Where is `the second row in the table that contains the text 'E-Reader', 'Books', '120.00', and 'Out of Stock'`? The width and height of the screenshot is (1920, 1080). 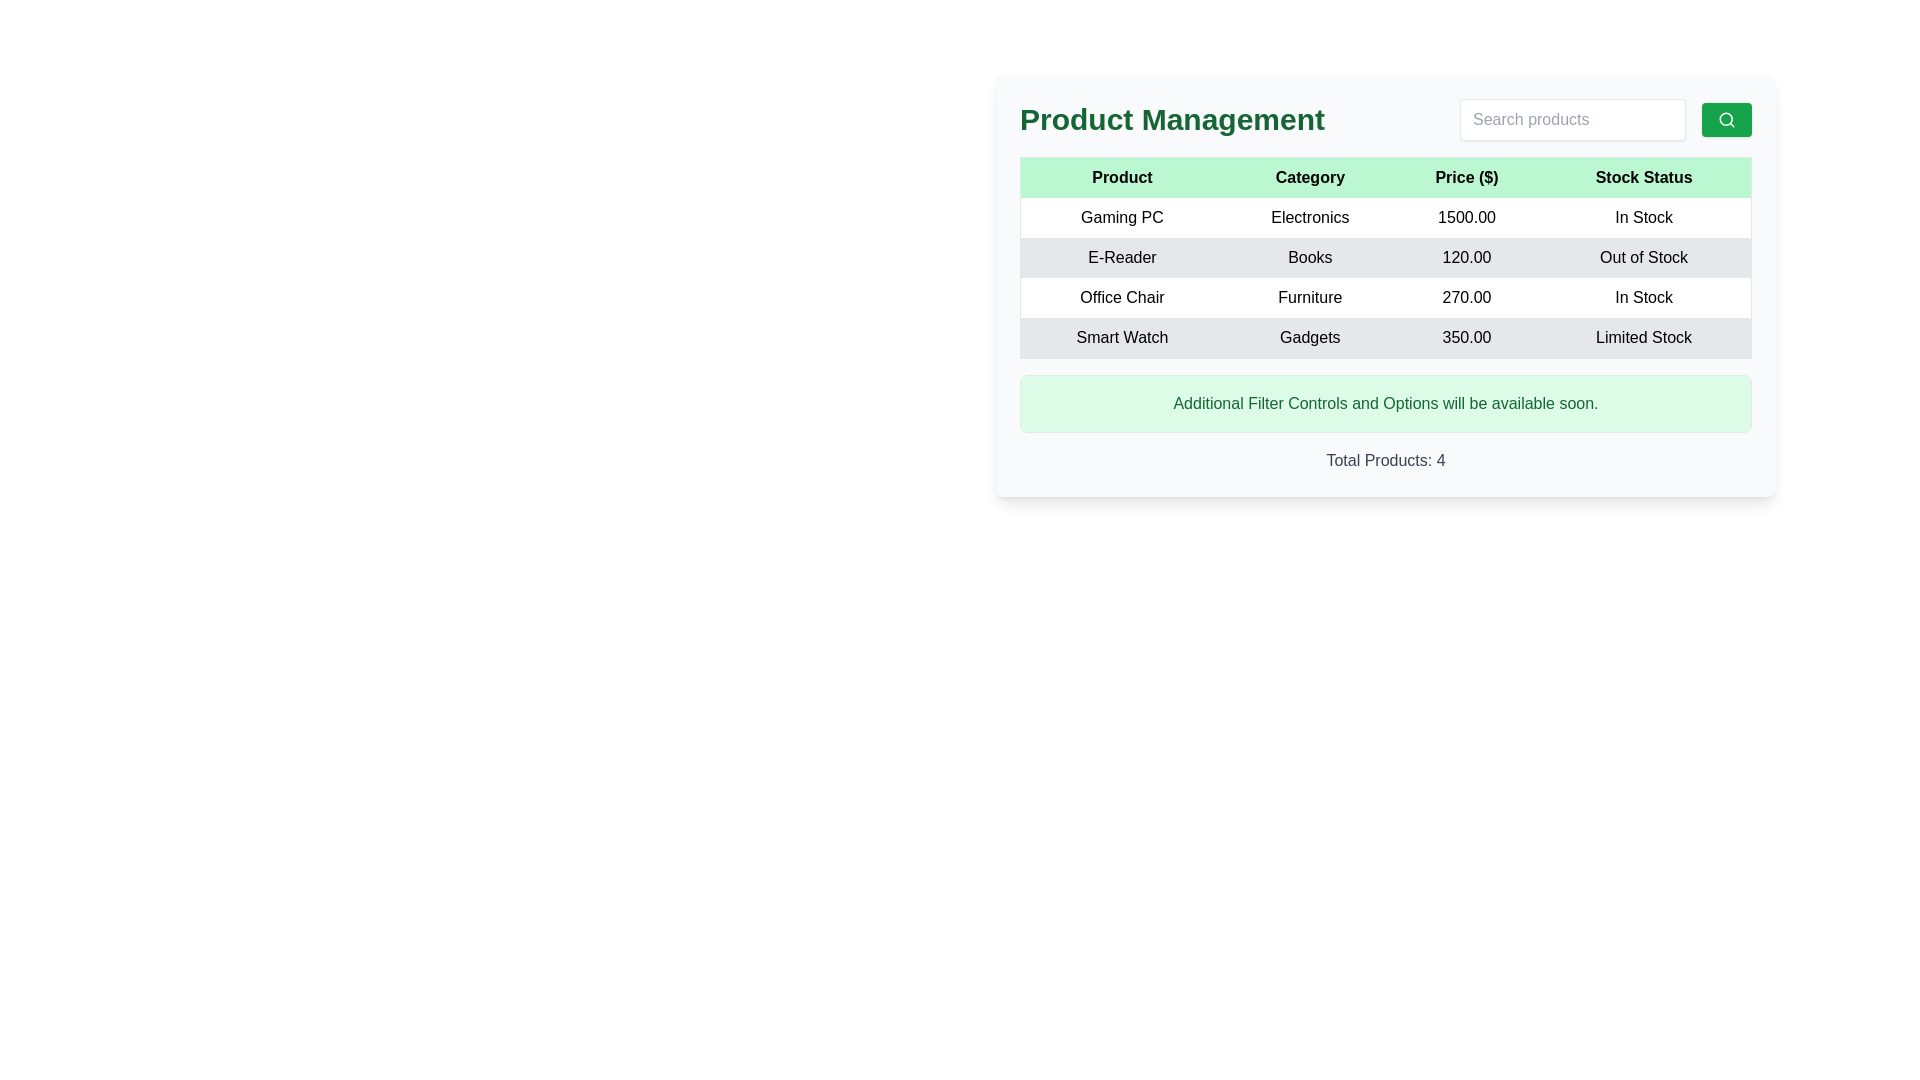 the second row in the table that contains the text 'E-Reader', 'Books', '120.00', and 'Out of Stock' is located at coordinates (1385, 277).